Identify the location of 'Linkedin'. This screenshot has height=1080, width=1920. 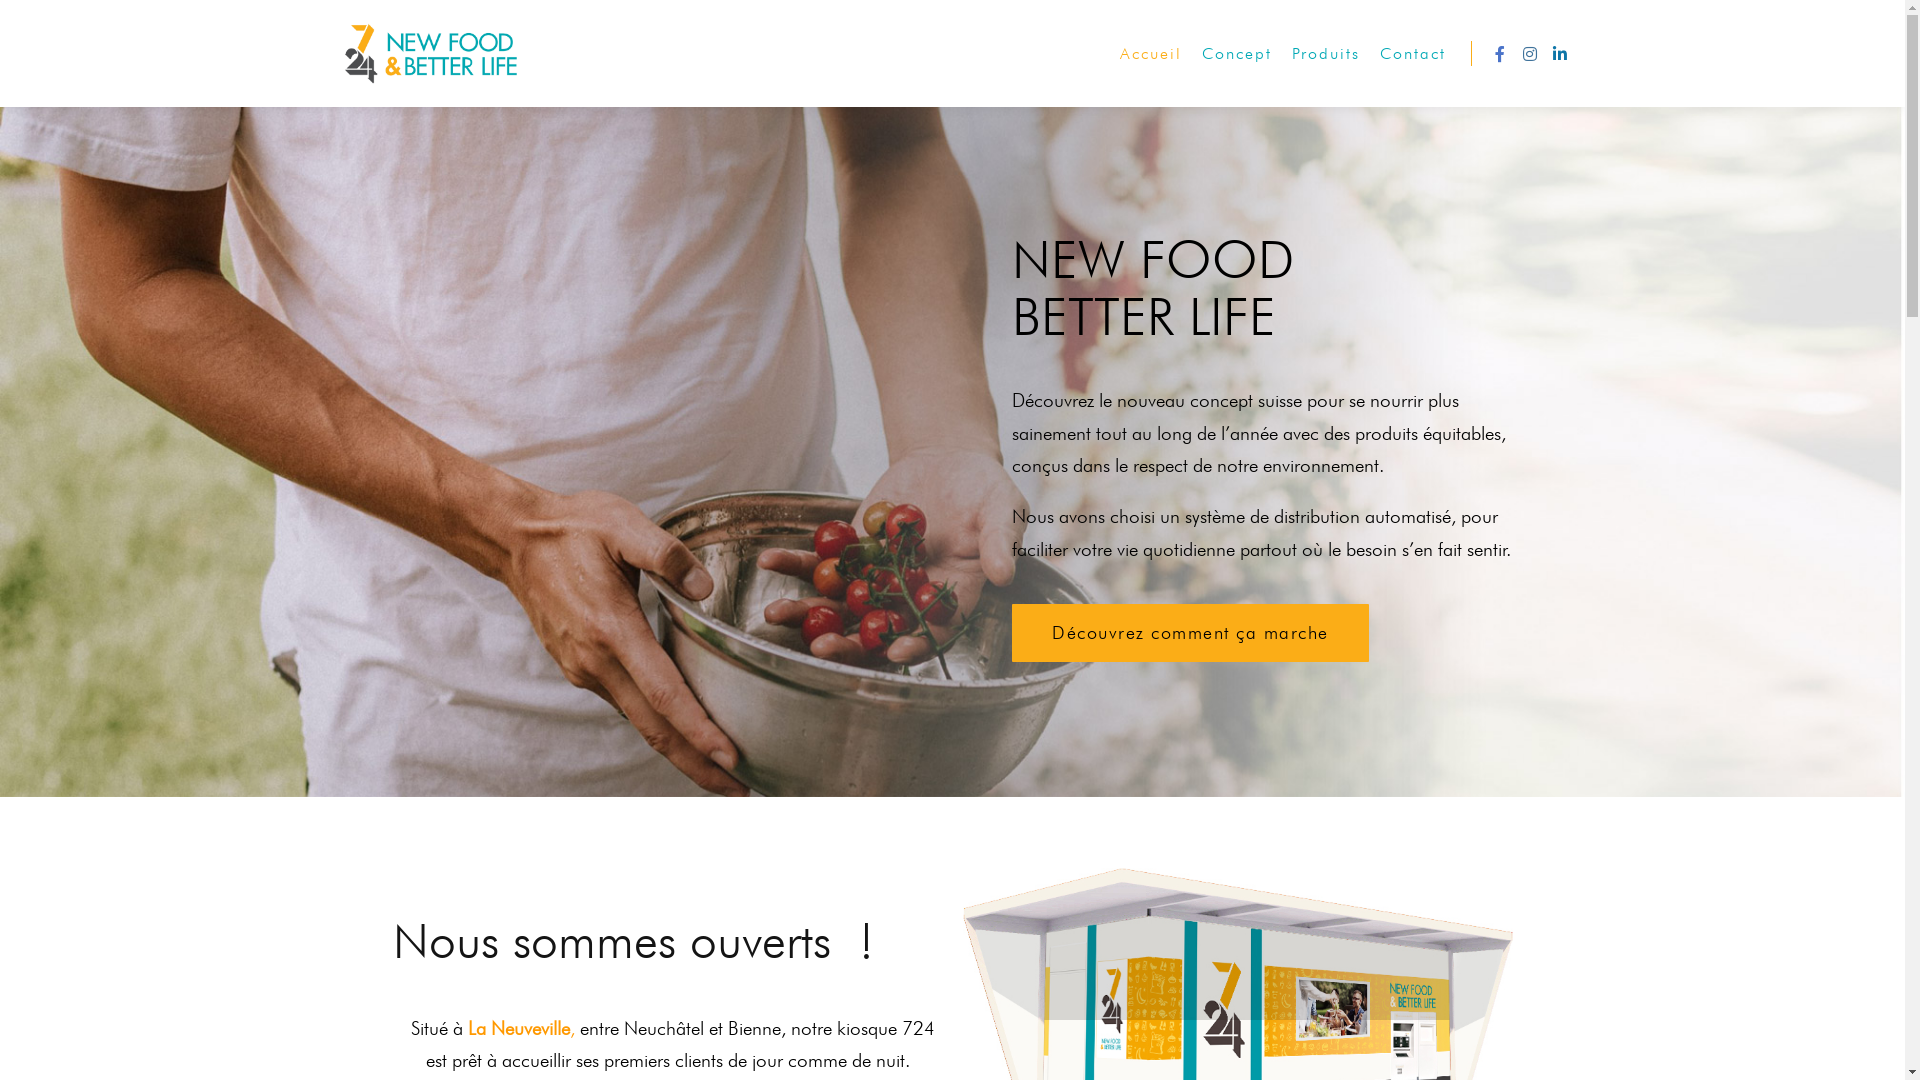
(1558, 53).